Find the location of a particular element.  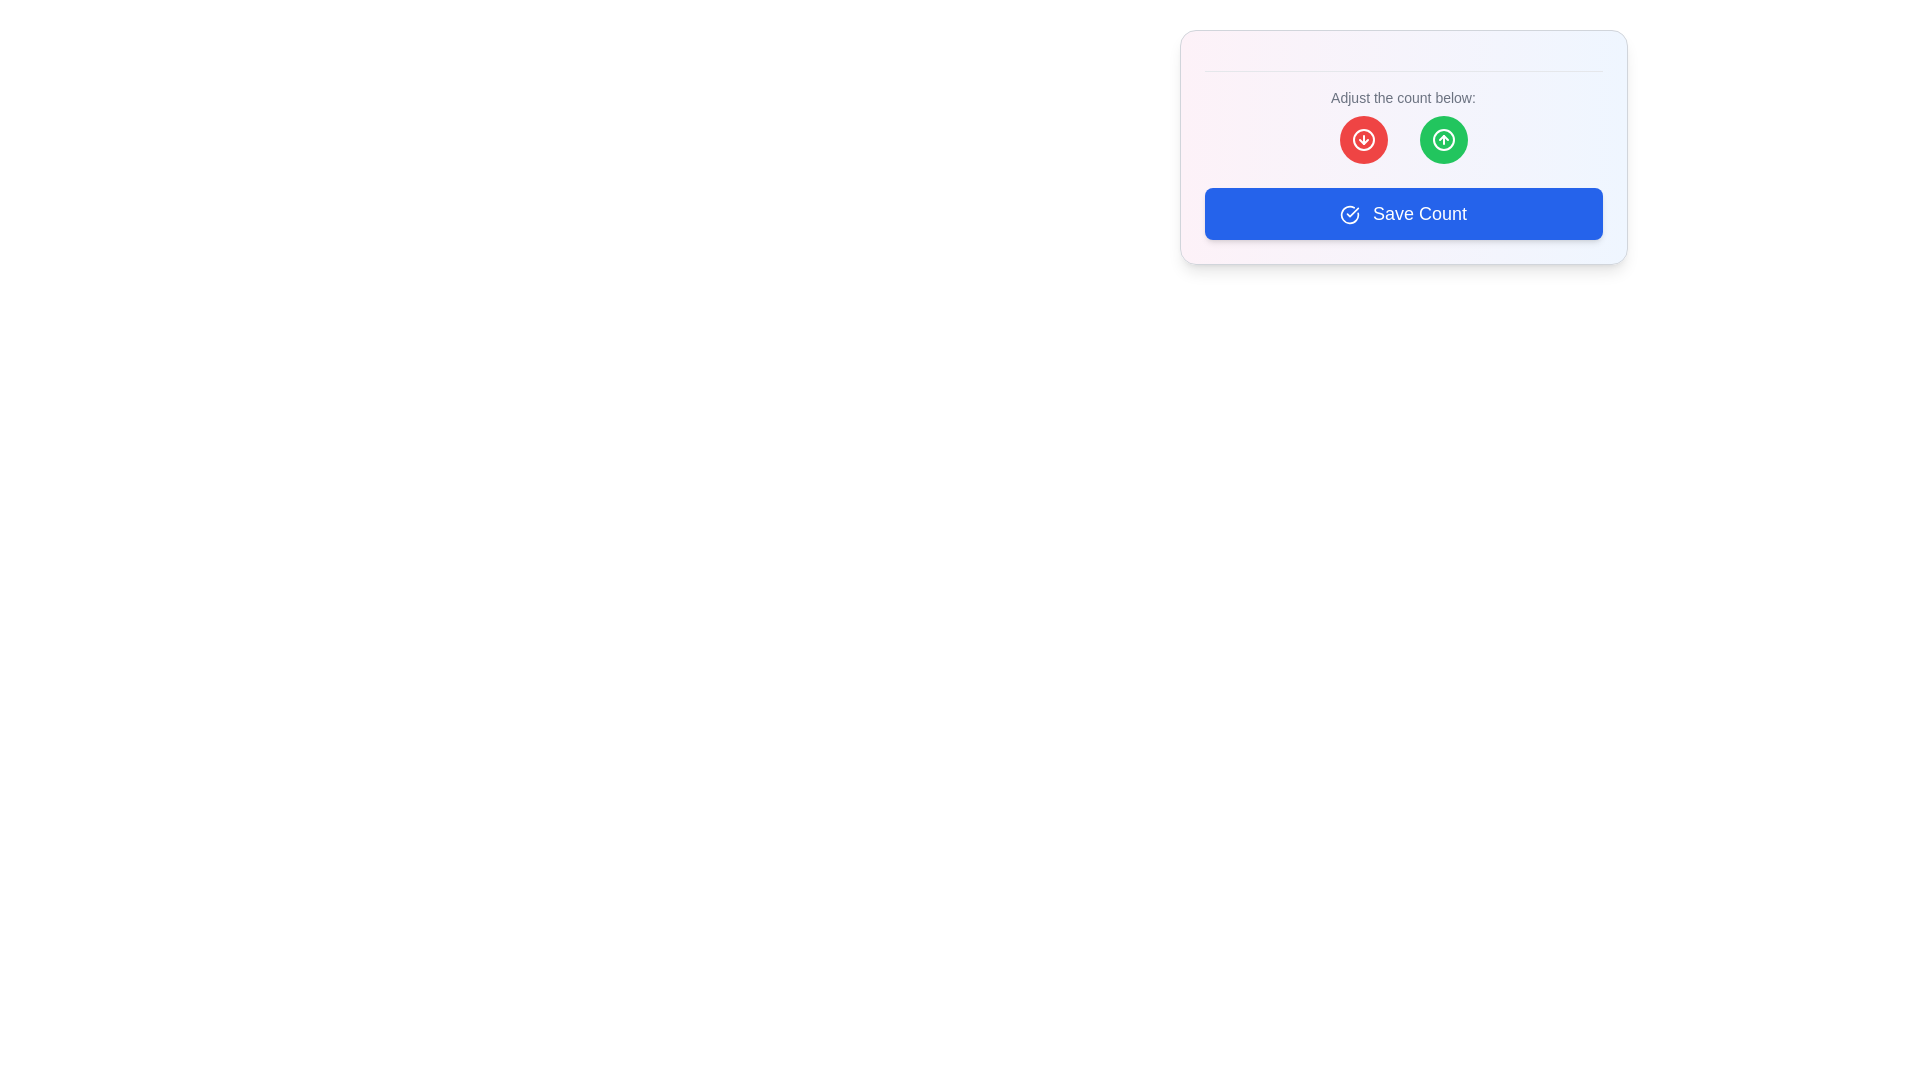

the increment button located to the right of the red decrement button to observe any hover effects is located at coordinates (1443, 138).